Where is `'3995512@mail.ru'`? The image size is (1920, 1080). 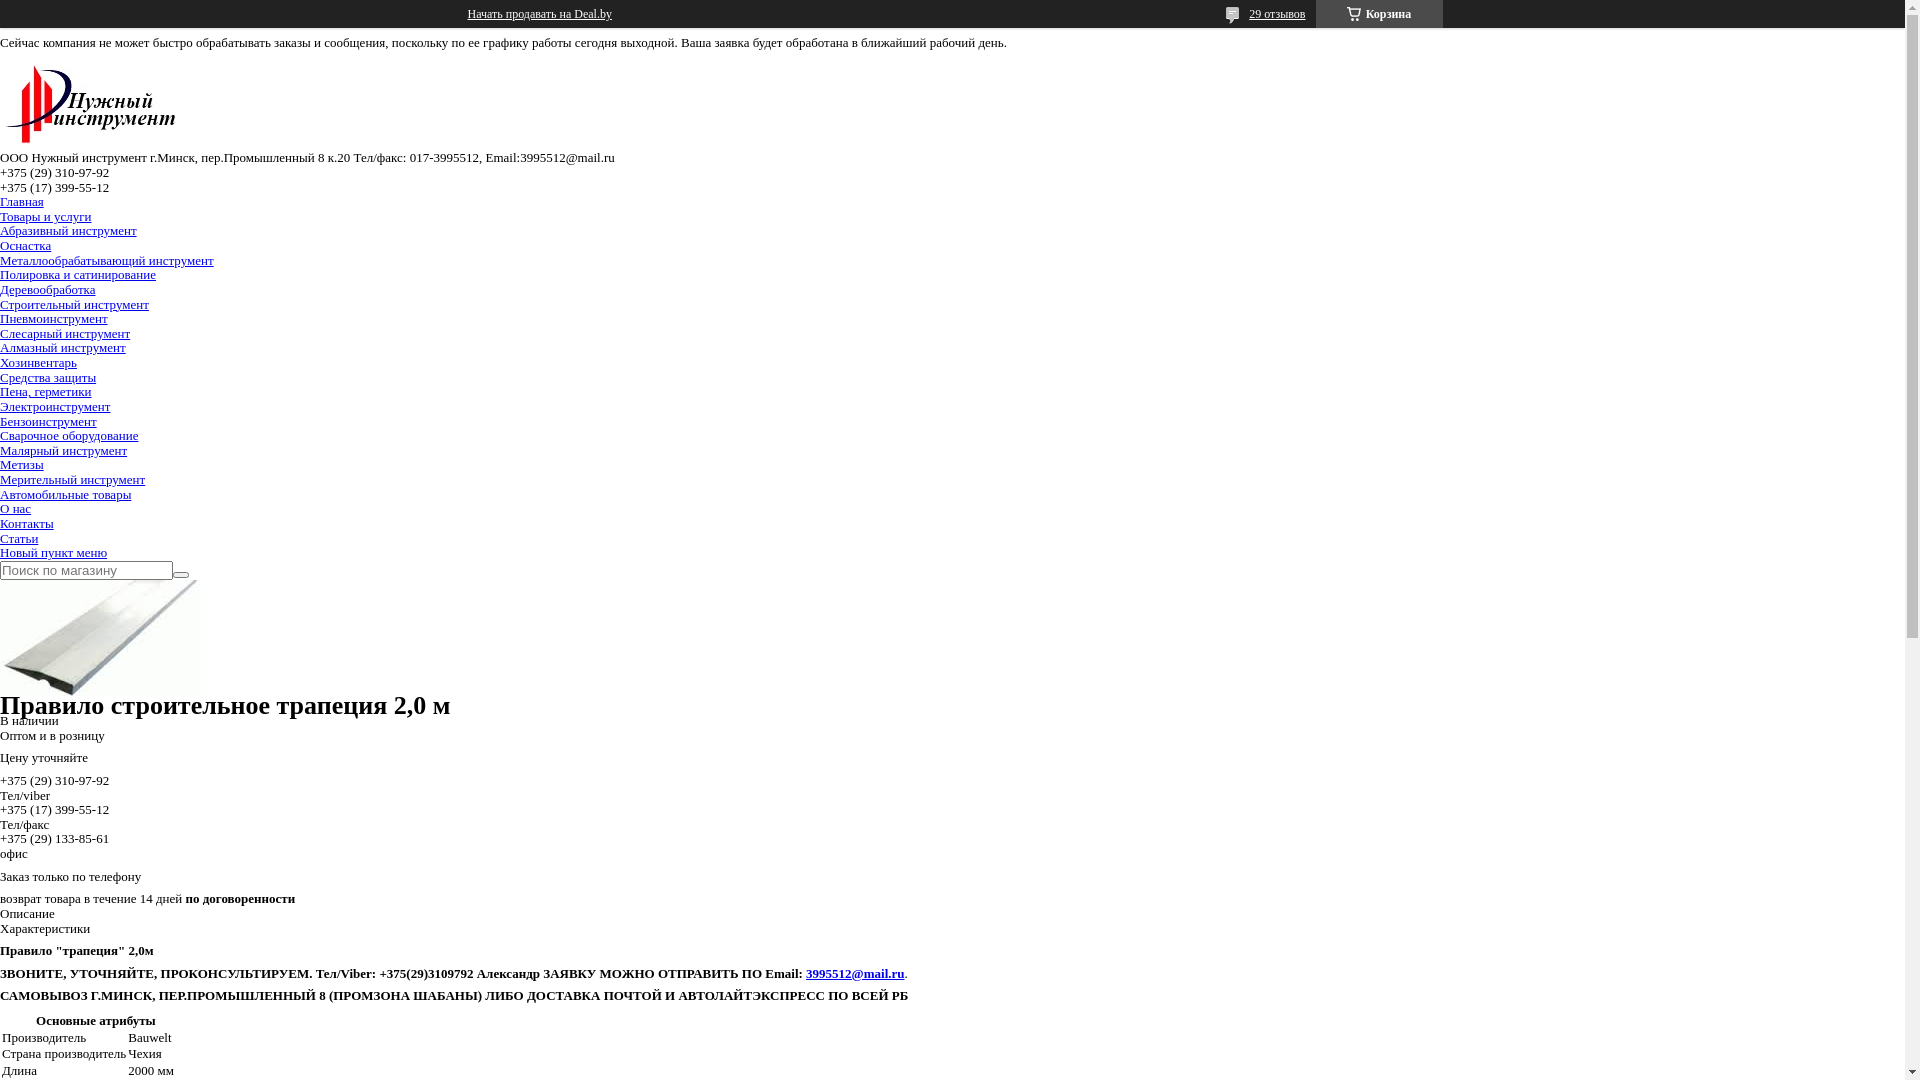 '3995512@mail.ru' is located at coordinates (806, 972).